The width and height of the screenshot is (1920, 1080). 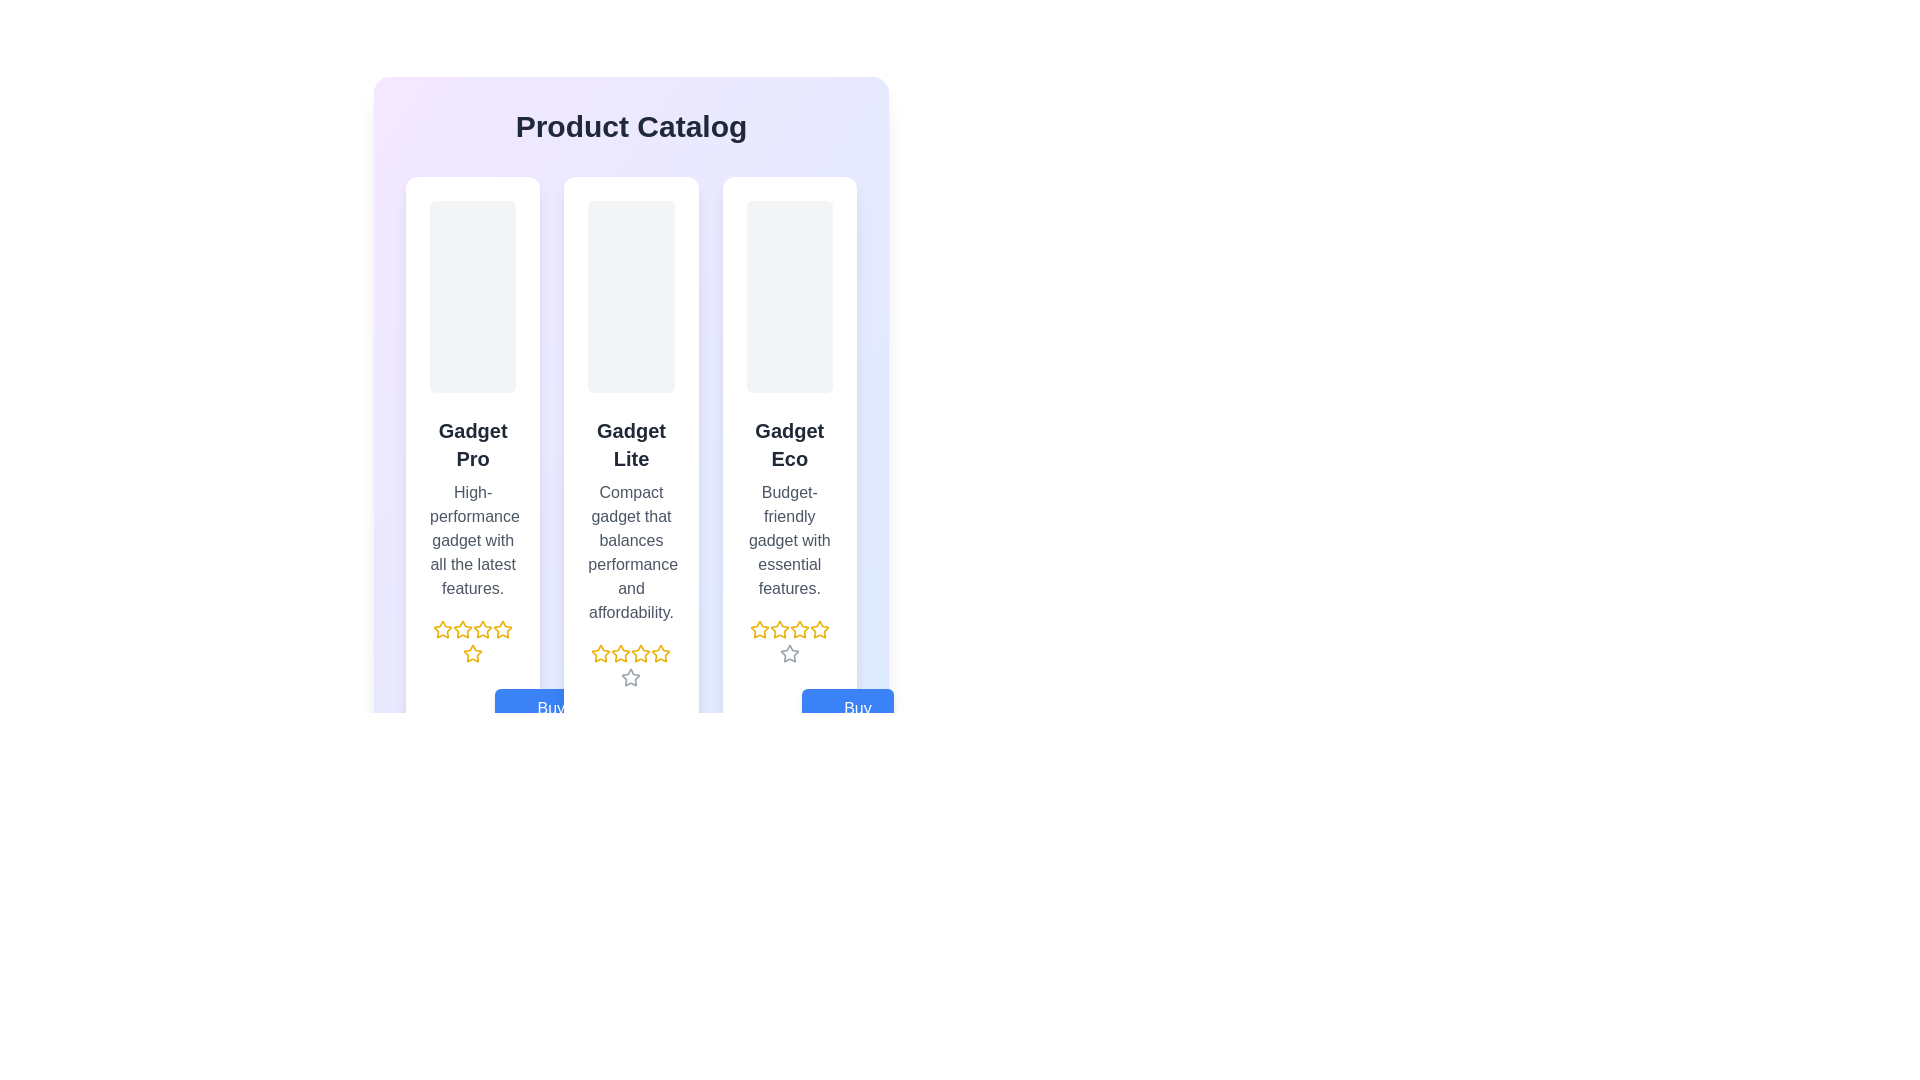 What do you see at coordinates (541, 721) in the screenshot?
I see `the purchase button located within the second product card, positioned below the product title and rating stars, by tabbing to it` at bounding box center [541, 721].